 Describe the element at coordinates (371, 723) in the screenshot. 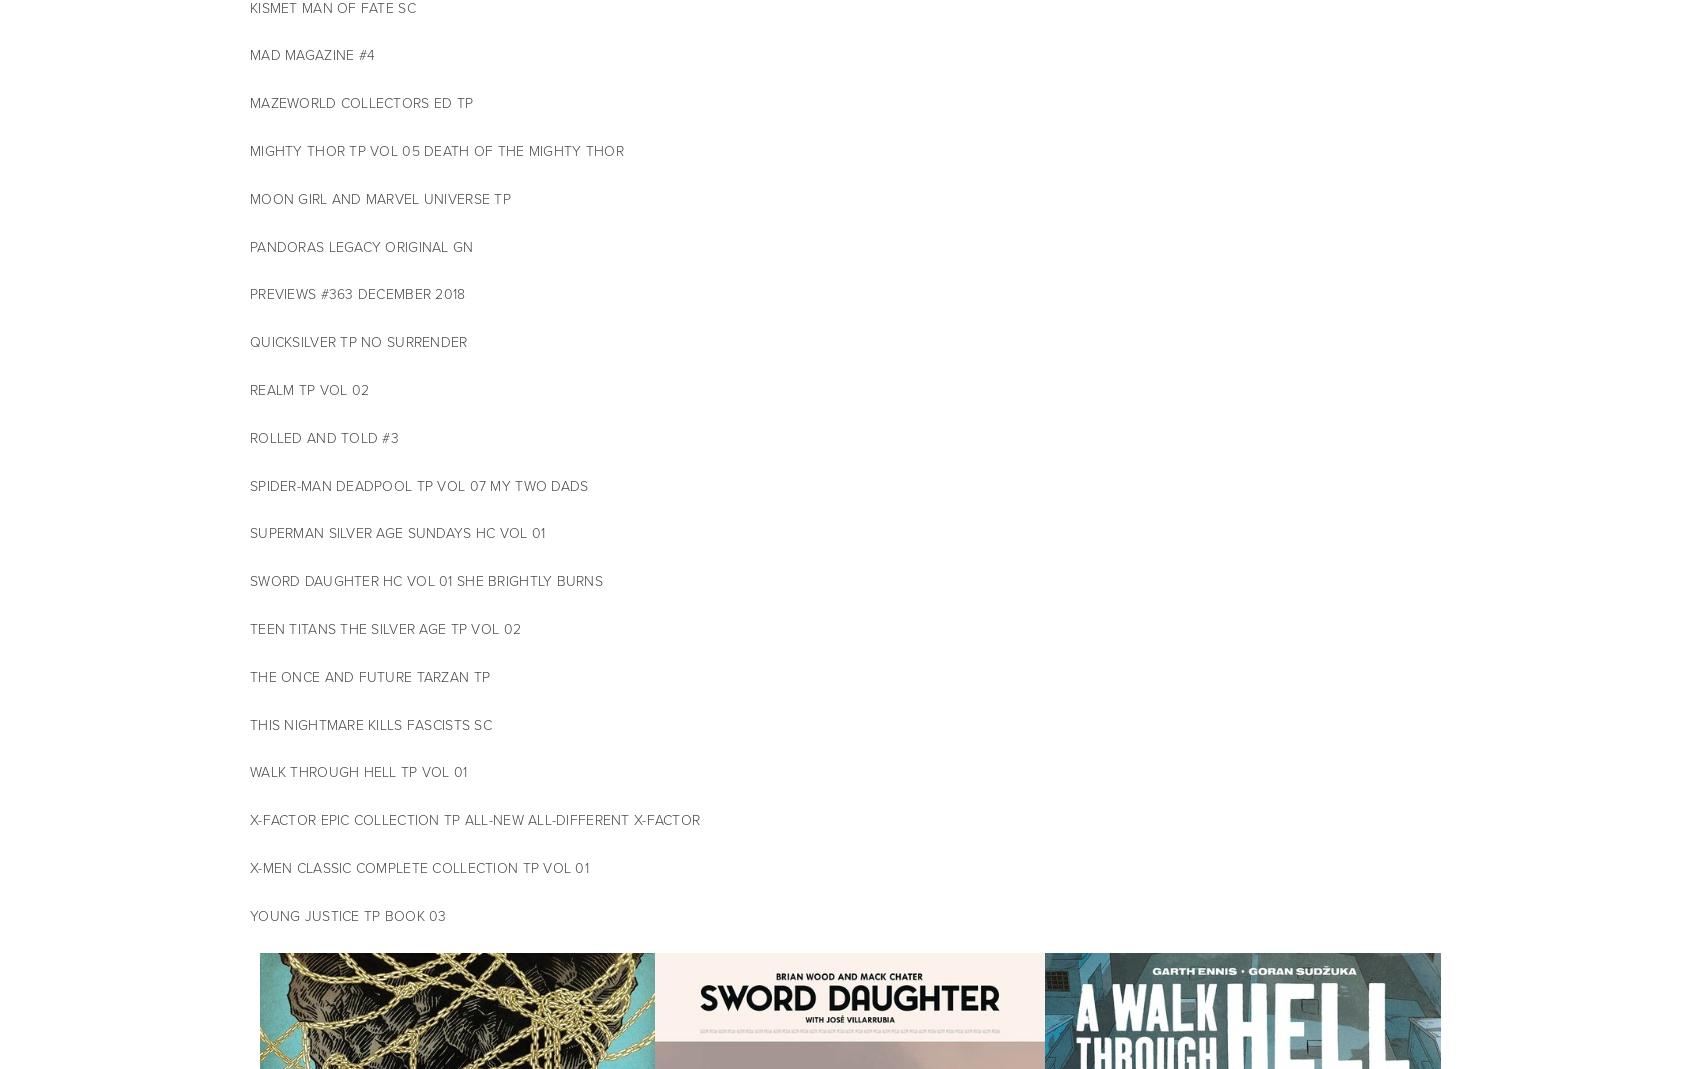

I see `'THIS NIGHTMARE KILLS FASCISTS SC'` at that location.